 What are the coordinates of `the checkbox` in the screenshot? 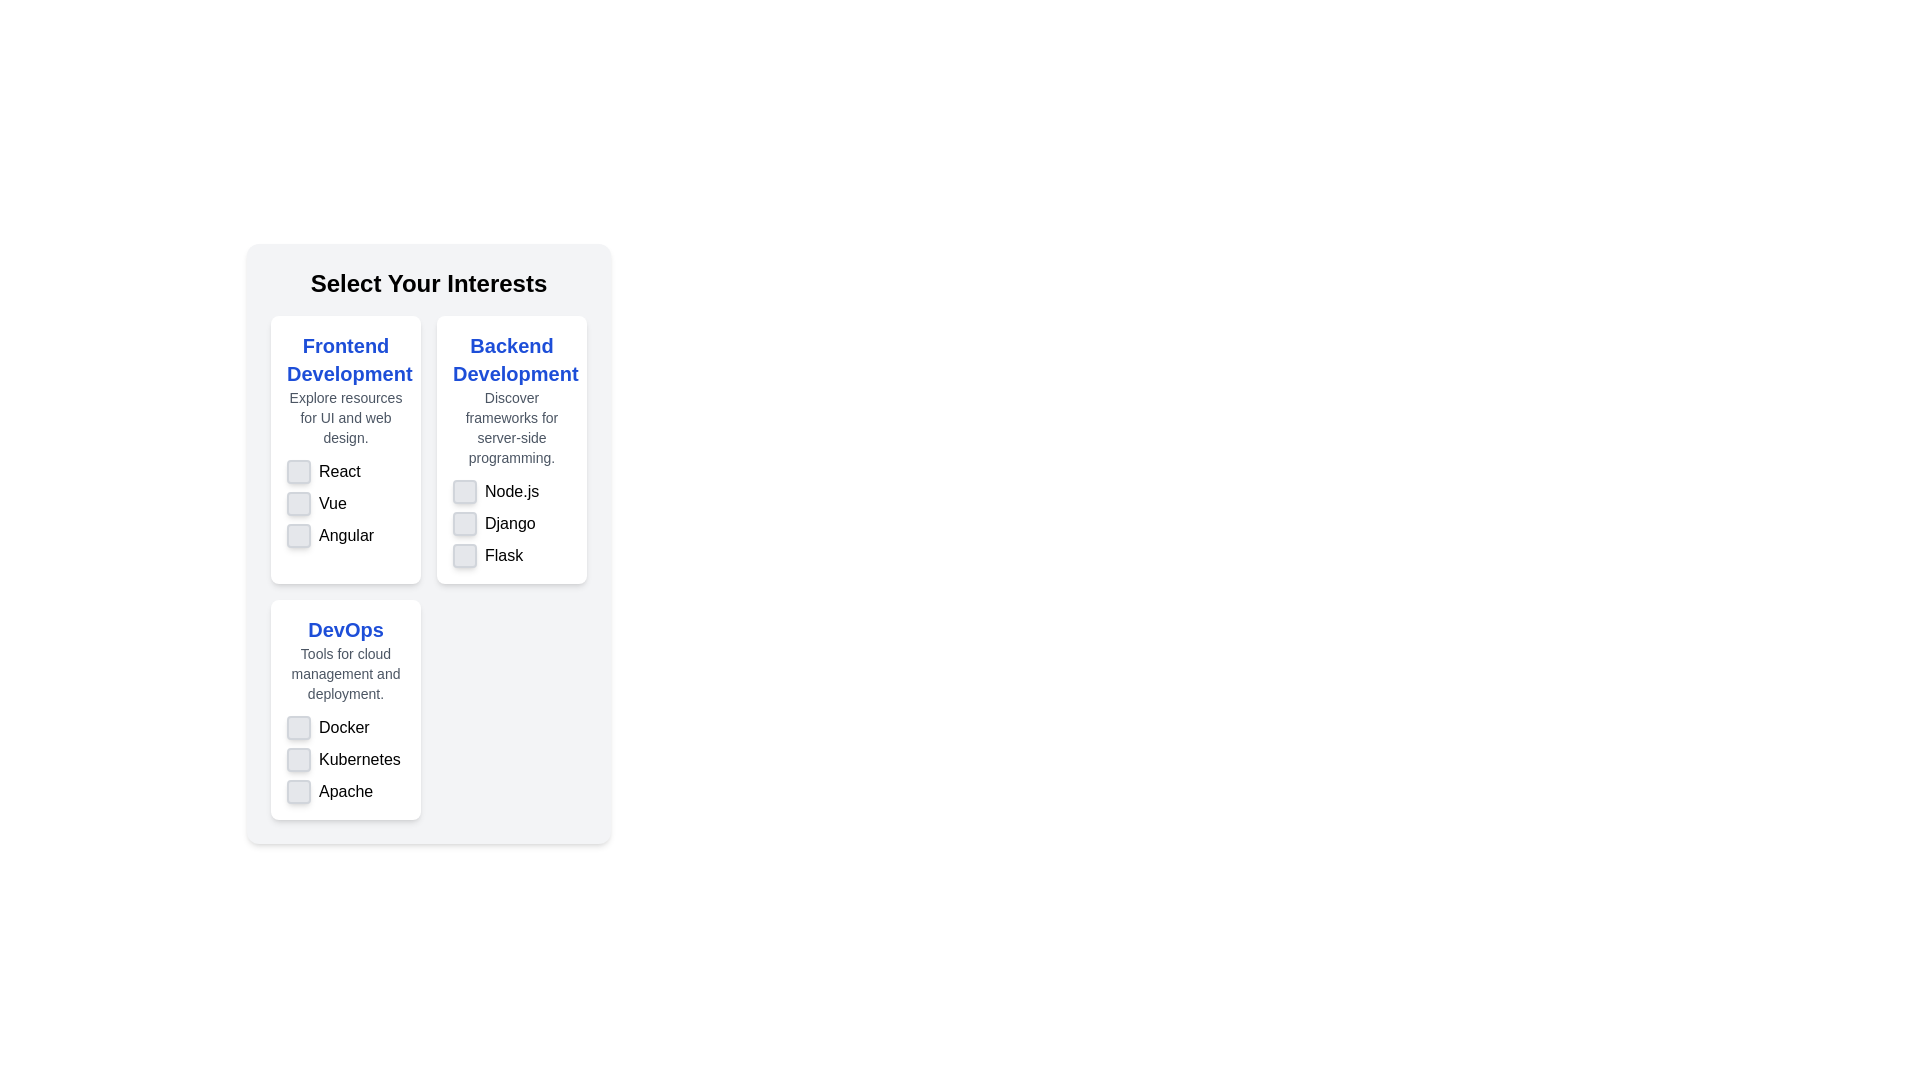 It's located at (345, 503).